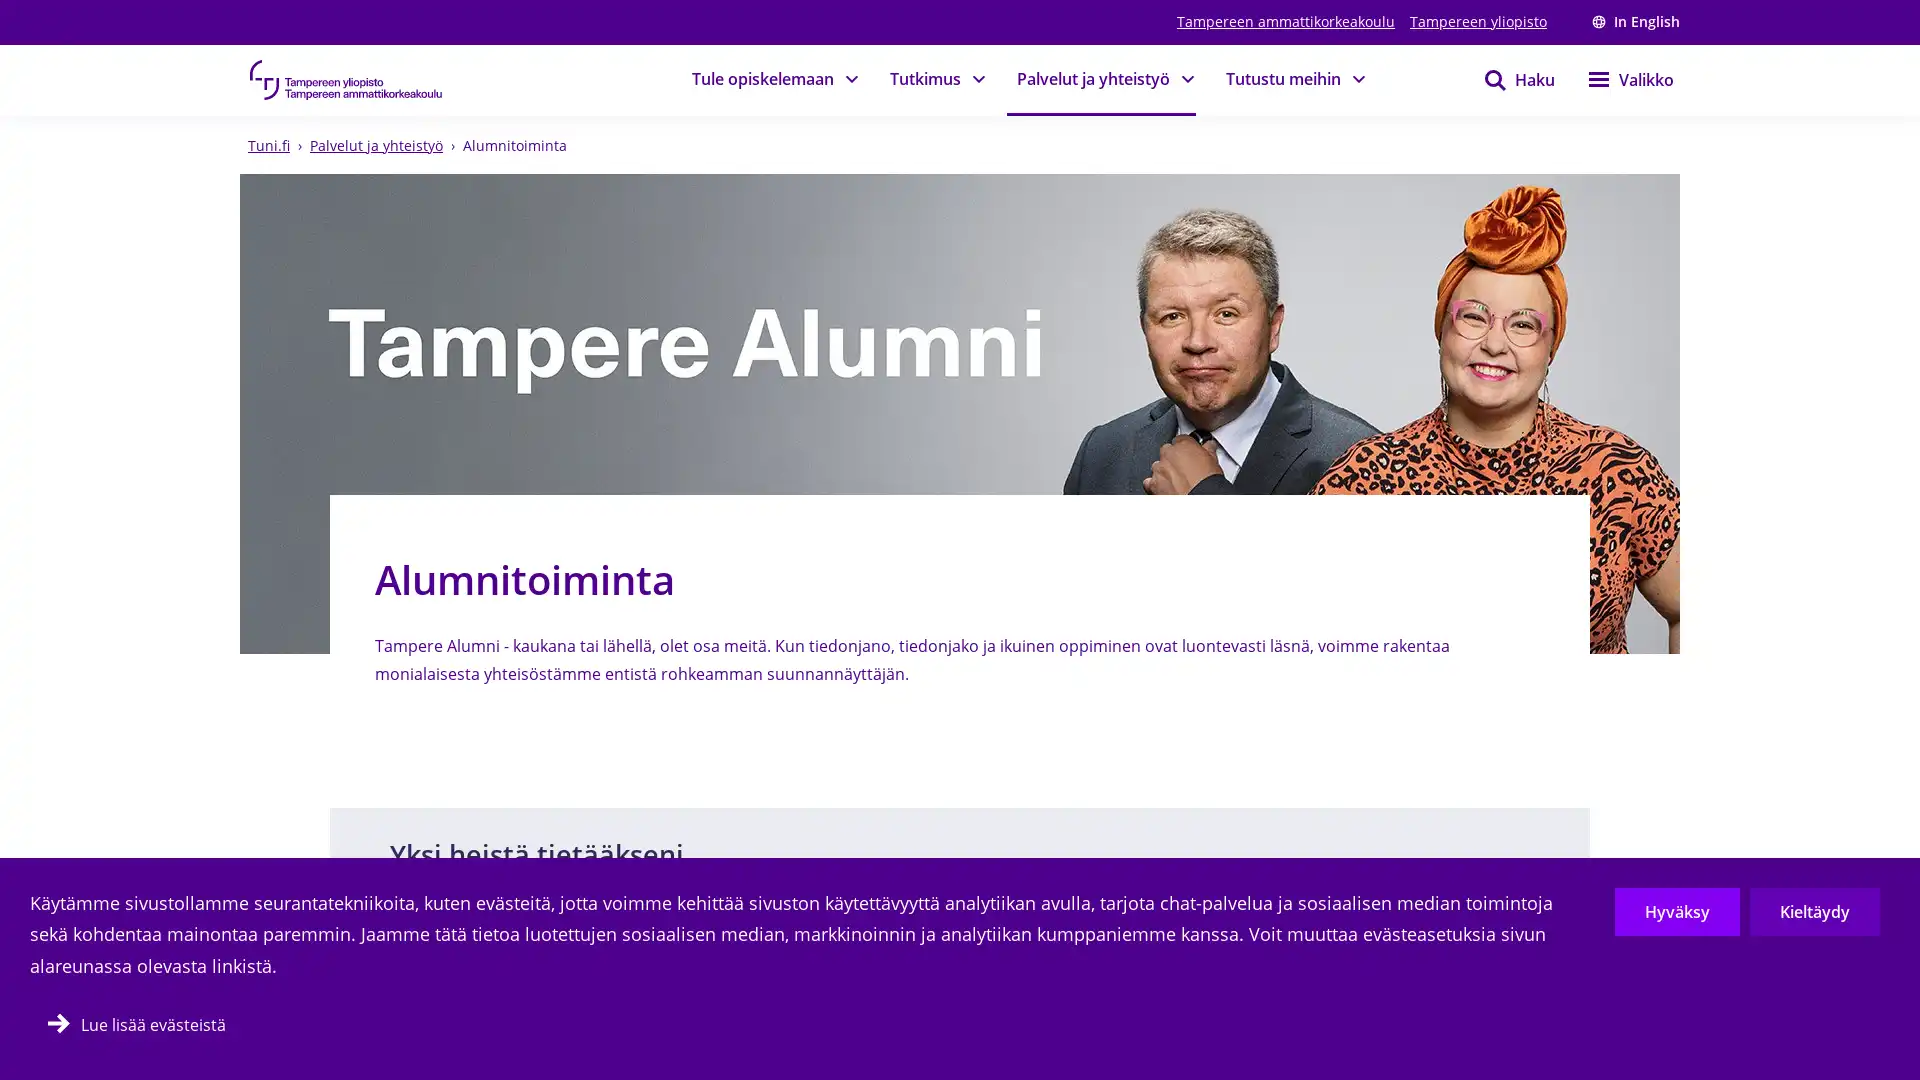 The image size is (1920, 1080). Describe the element at coordinates (1518, 79) in the screenshot. I see `Haku` at that location.